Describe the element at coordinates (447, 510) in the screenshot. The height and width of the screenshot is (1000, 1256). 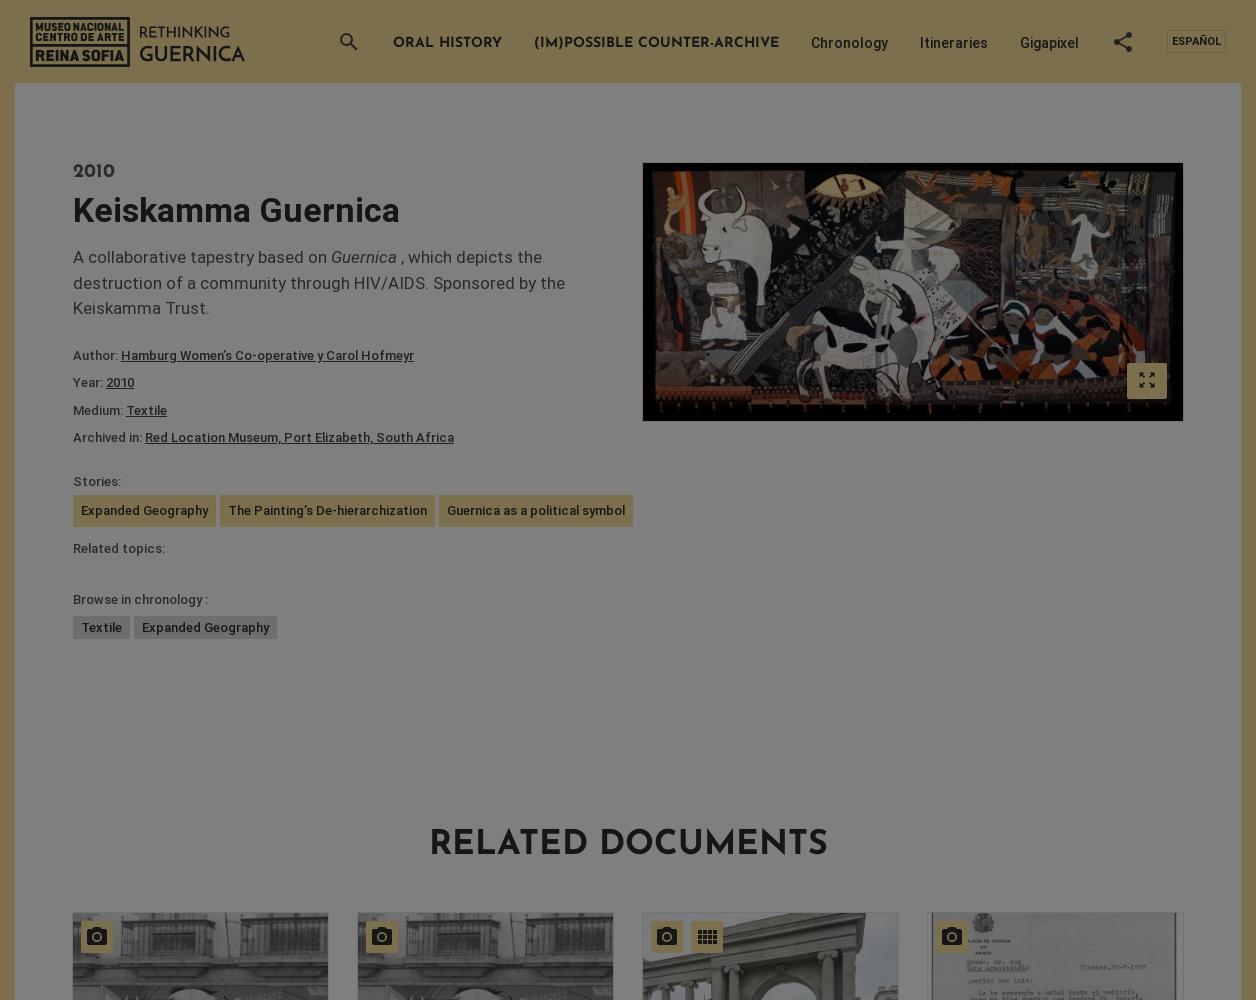
I see `'Guernica as a political symbol'` at that location.